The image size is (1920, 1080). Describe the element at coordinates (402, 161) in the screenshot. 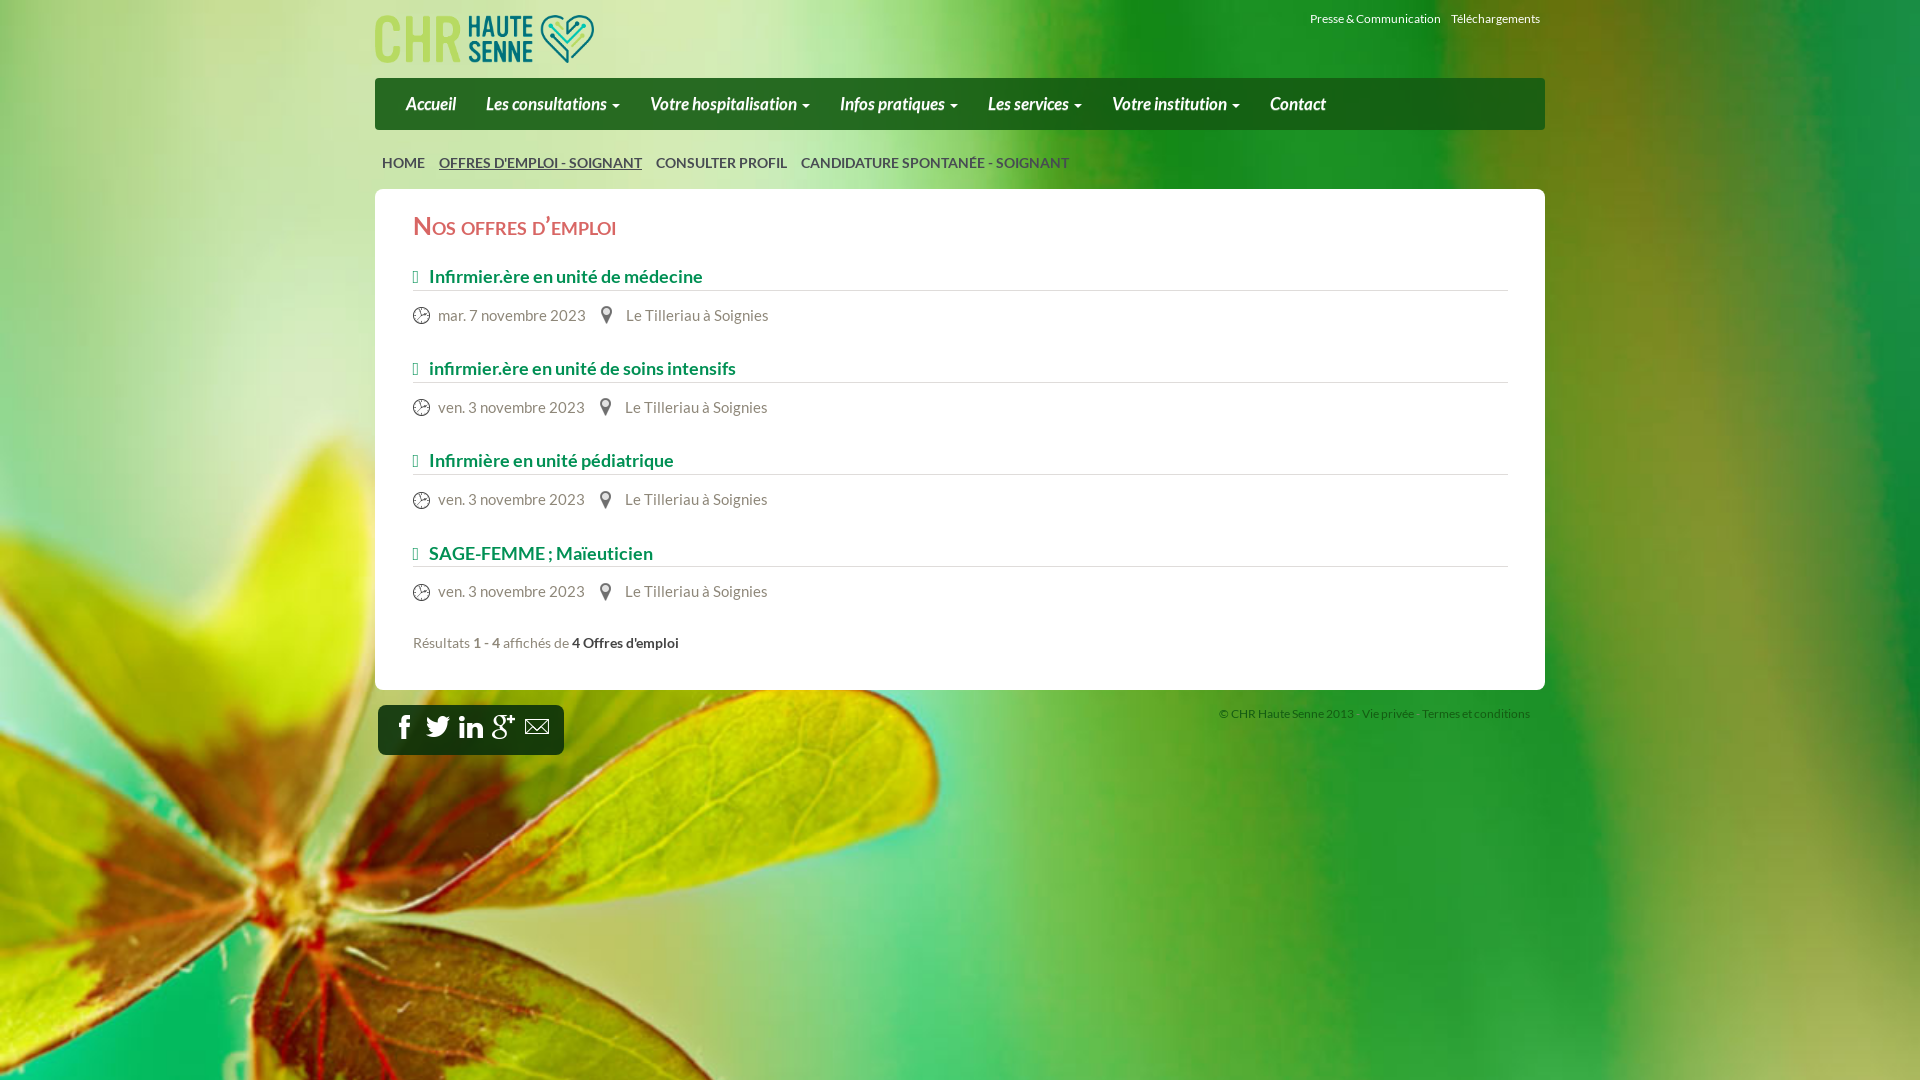

I see `'HOME'` at that location.